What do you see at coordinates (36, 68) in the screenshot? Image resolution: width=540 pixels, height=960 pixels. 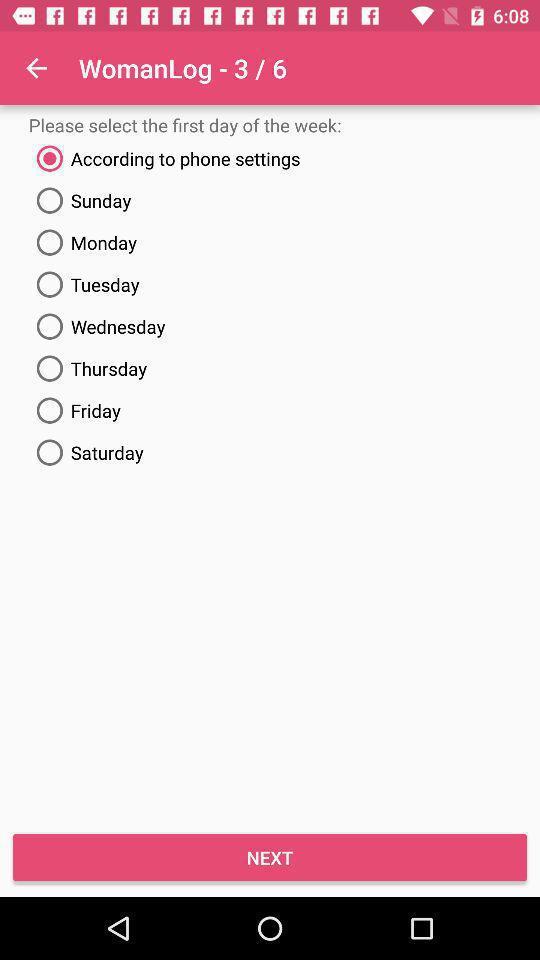 I see `app next to womanlog - 3 / 6` at bounding box center [36, 68].